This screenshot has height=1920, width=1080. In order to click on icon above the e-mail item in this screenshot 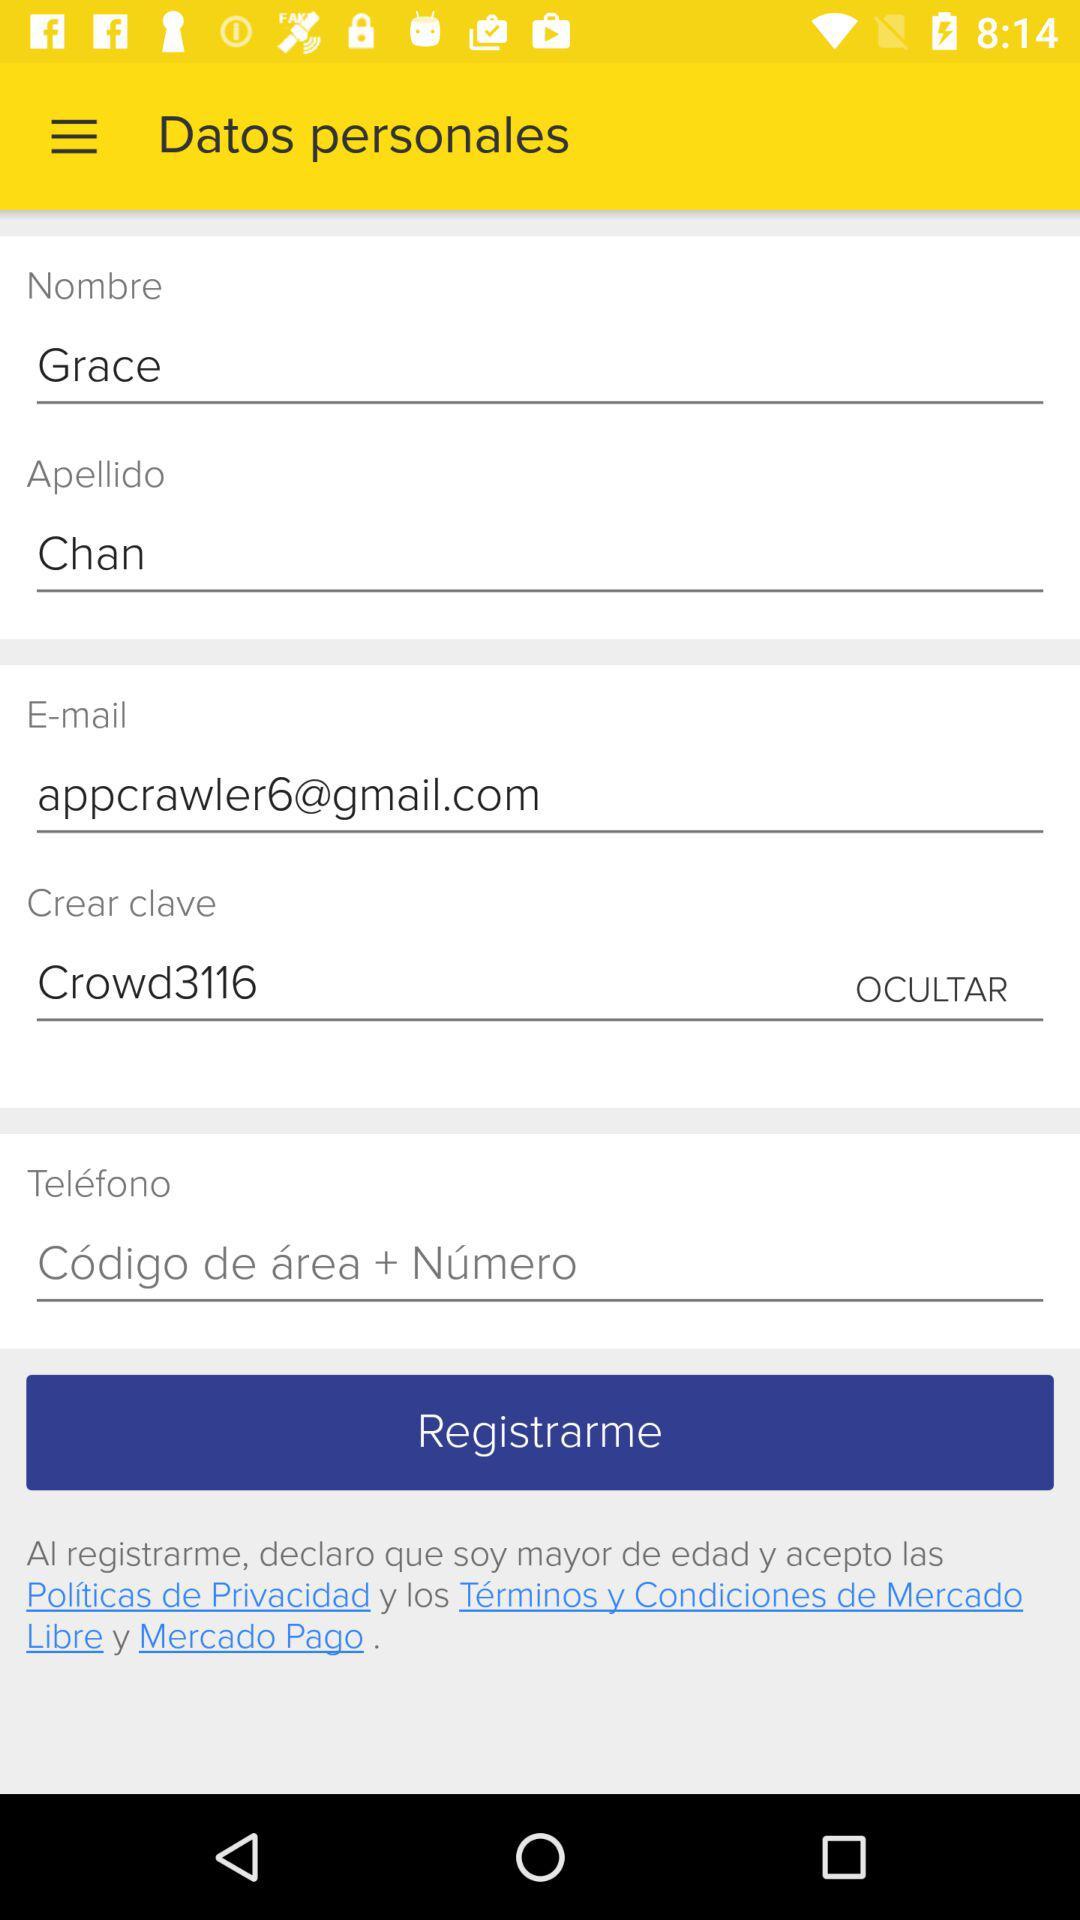, I will do `click(540, 555)`.